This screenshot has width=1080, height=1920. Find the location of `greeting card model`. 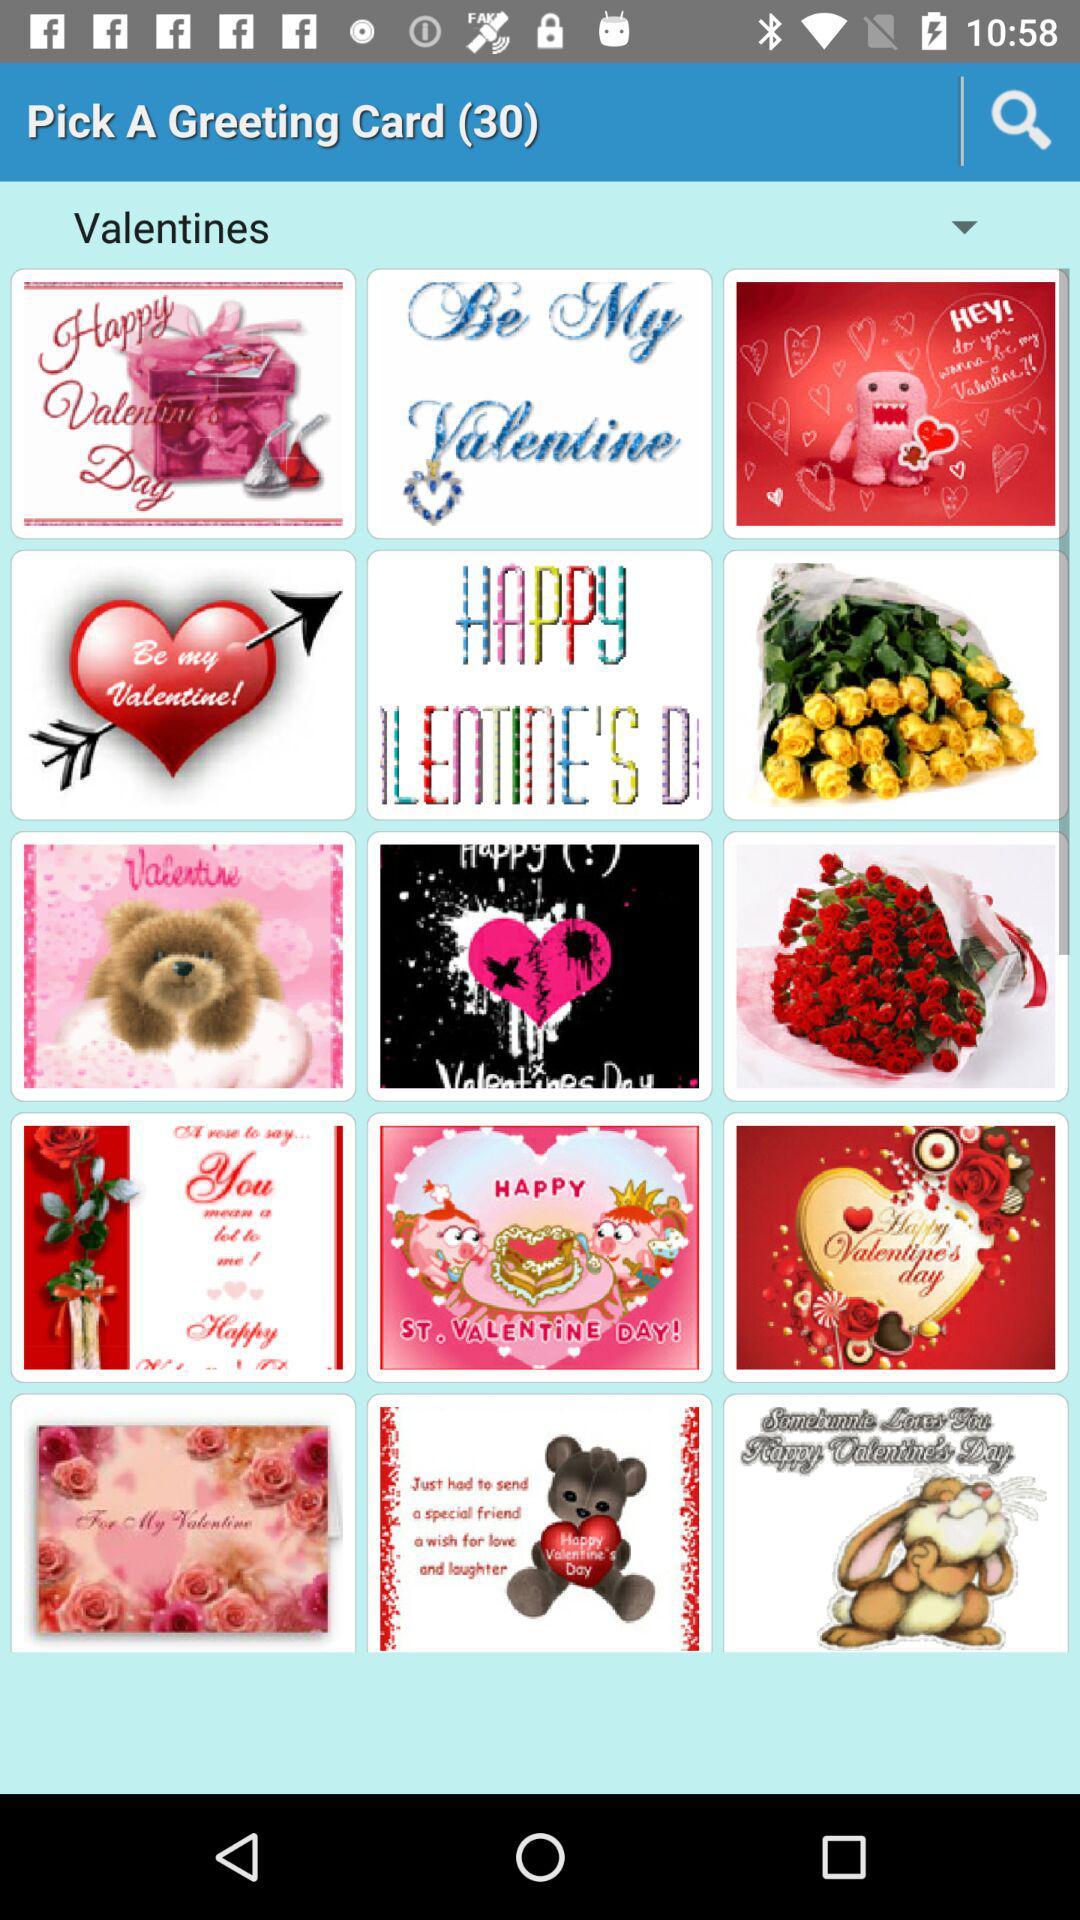

greeting card model is located at coordinates (183, 685).